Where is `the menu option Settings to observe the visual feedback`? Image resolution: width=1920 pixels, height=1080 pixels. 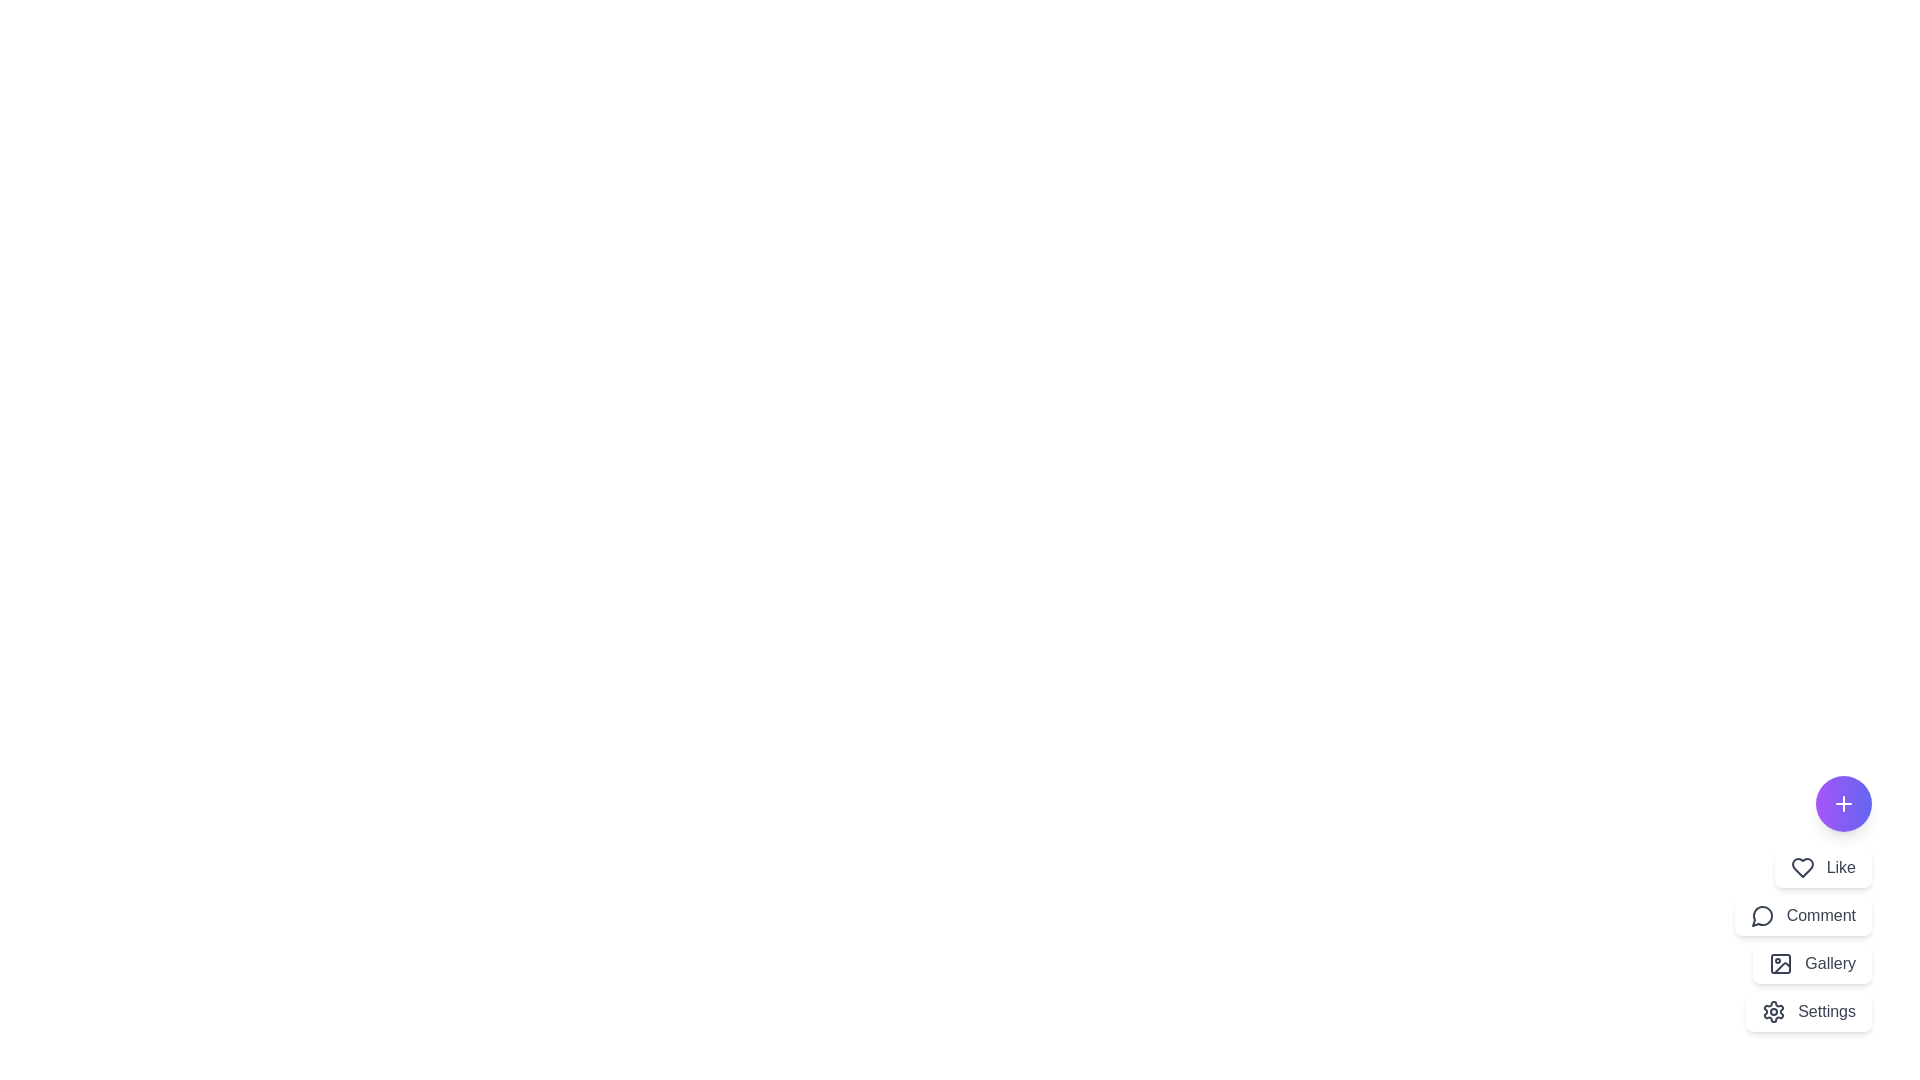 the menu option Settings to observe the visual feedback is located at coordinates (1809, 1011).